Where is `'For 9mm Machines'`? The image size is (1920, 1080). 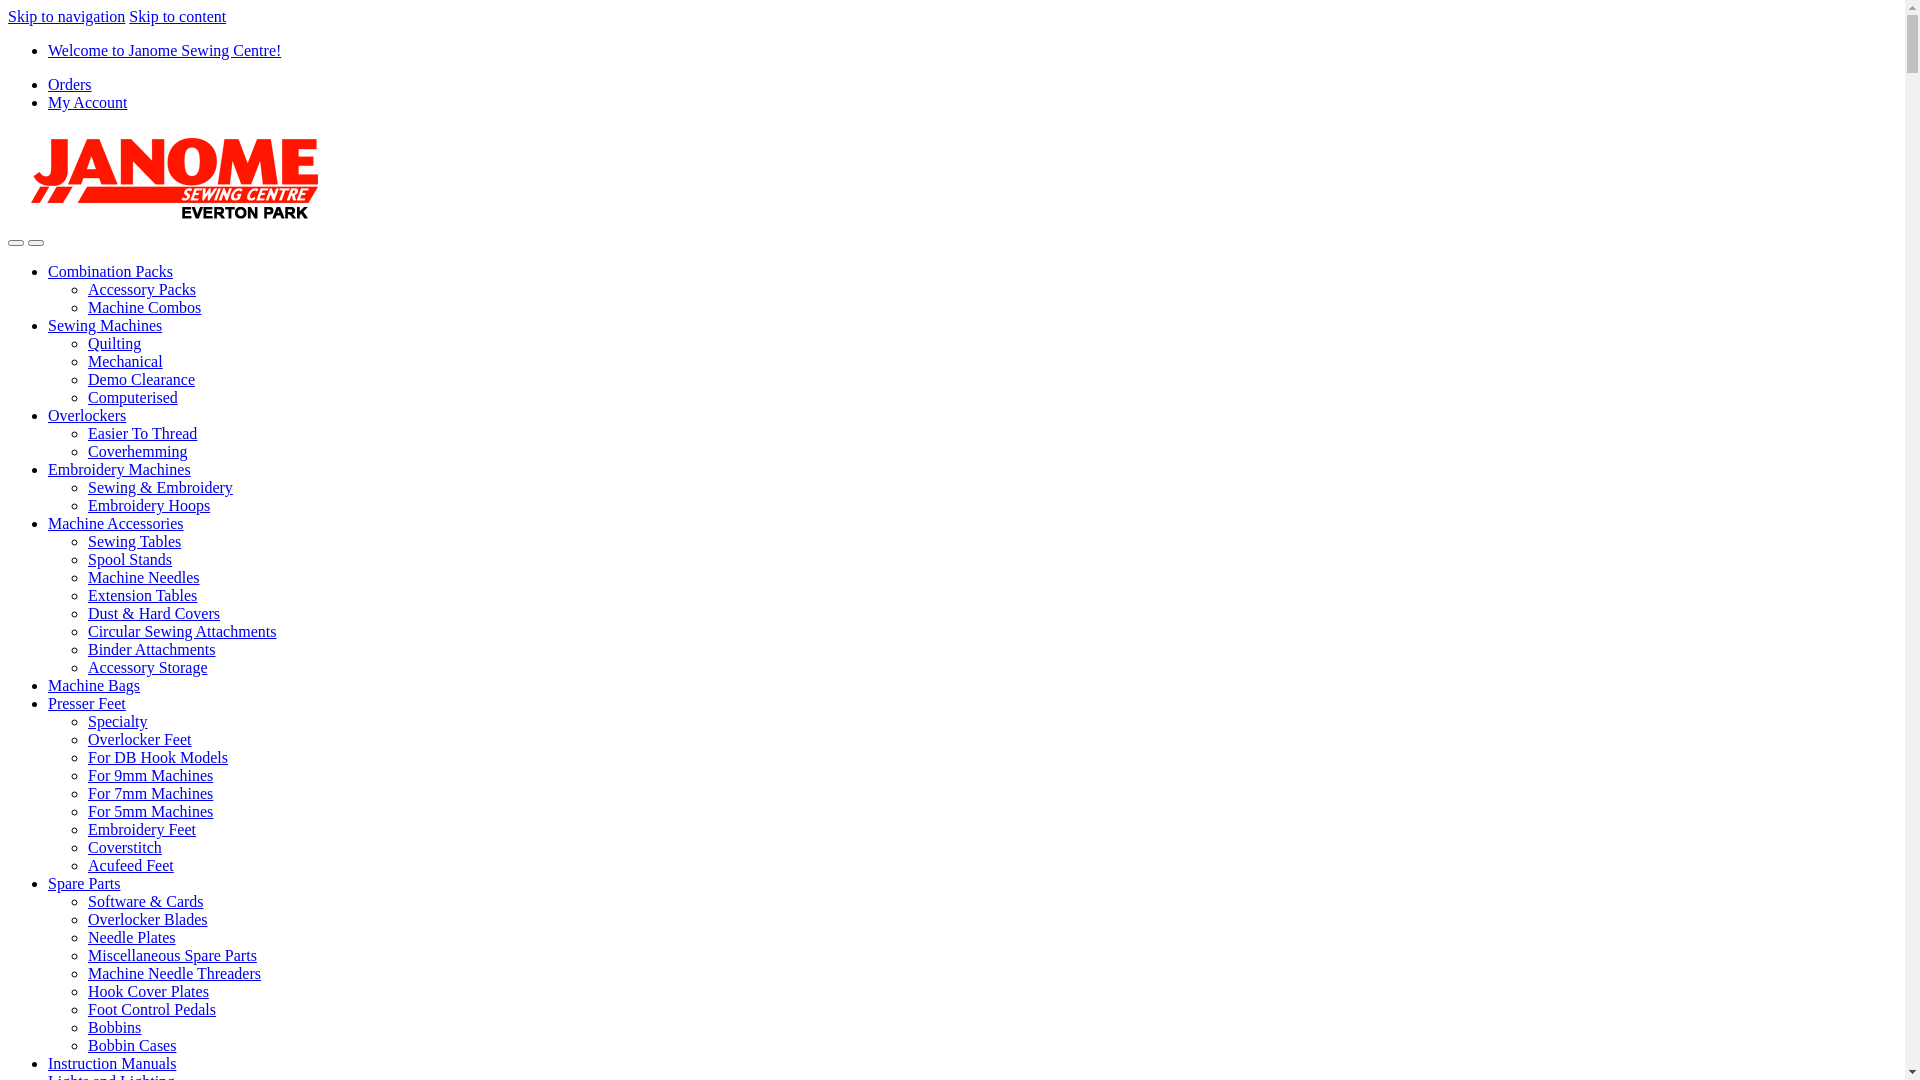 'For 9mm Machines' is located at coordinates (149, 774).